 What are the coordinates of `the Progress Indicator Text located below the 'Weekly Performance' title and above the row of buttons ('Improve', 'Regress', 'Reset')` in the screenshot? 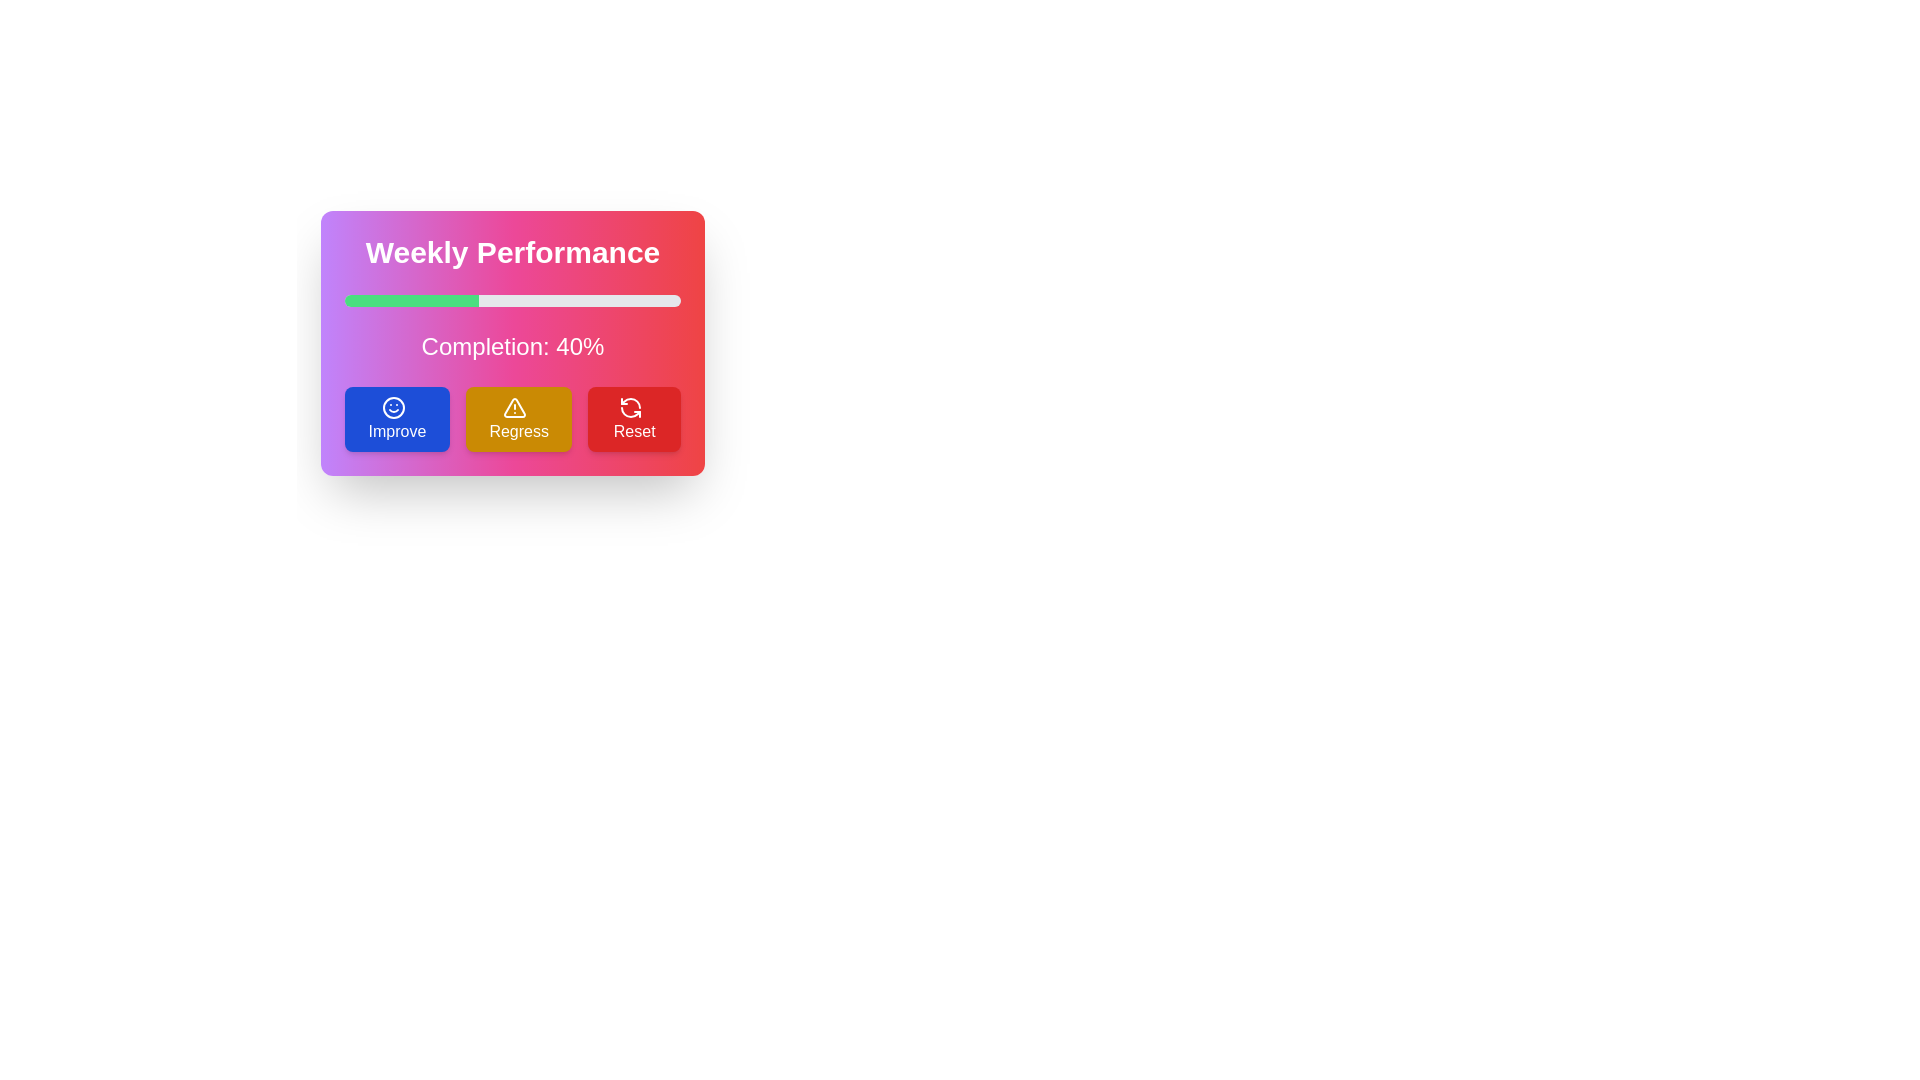 It's located at (513, 346).